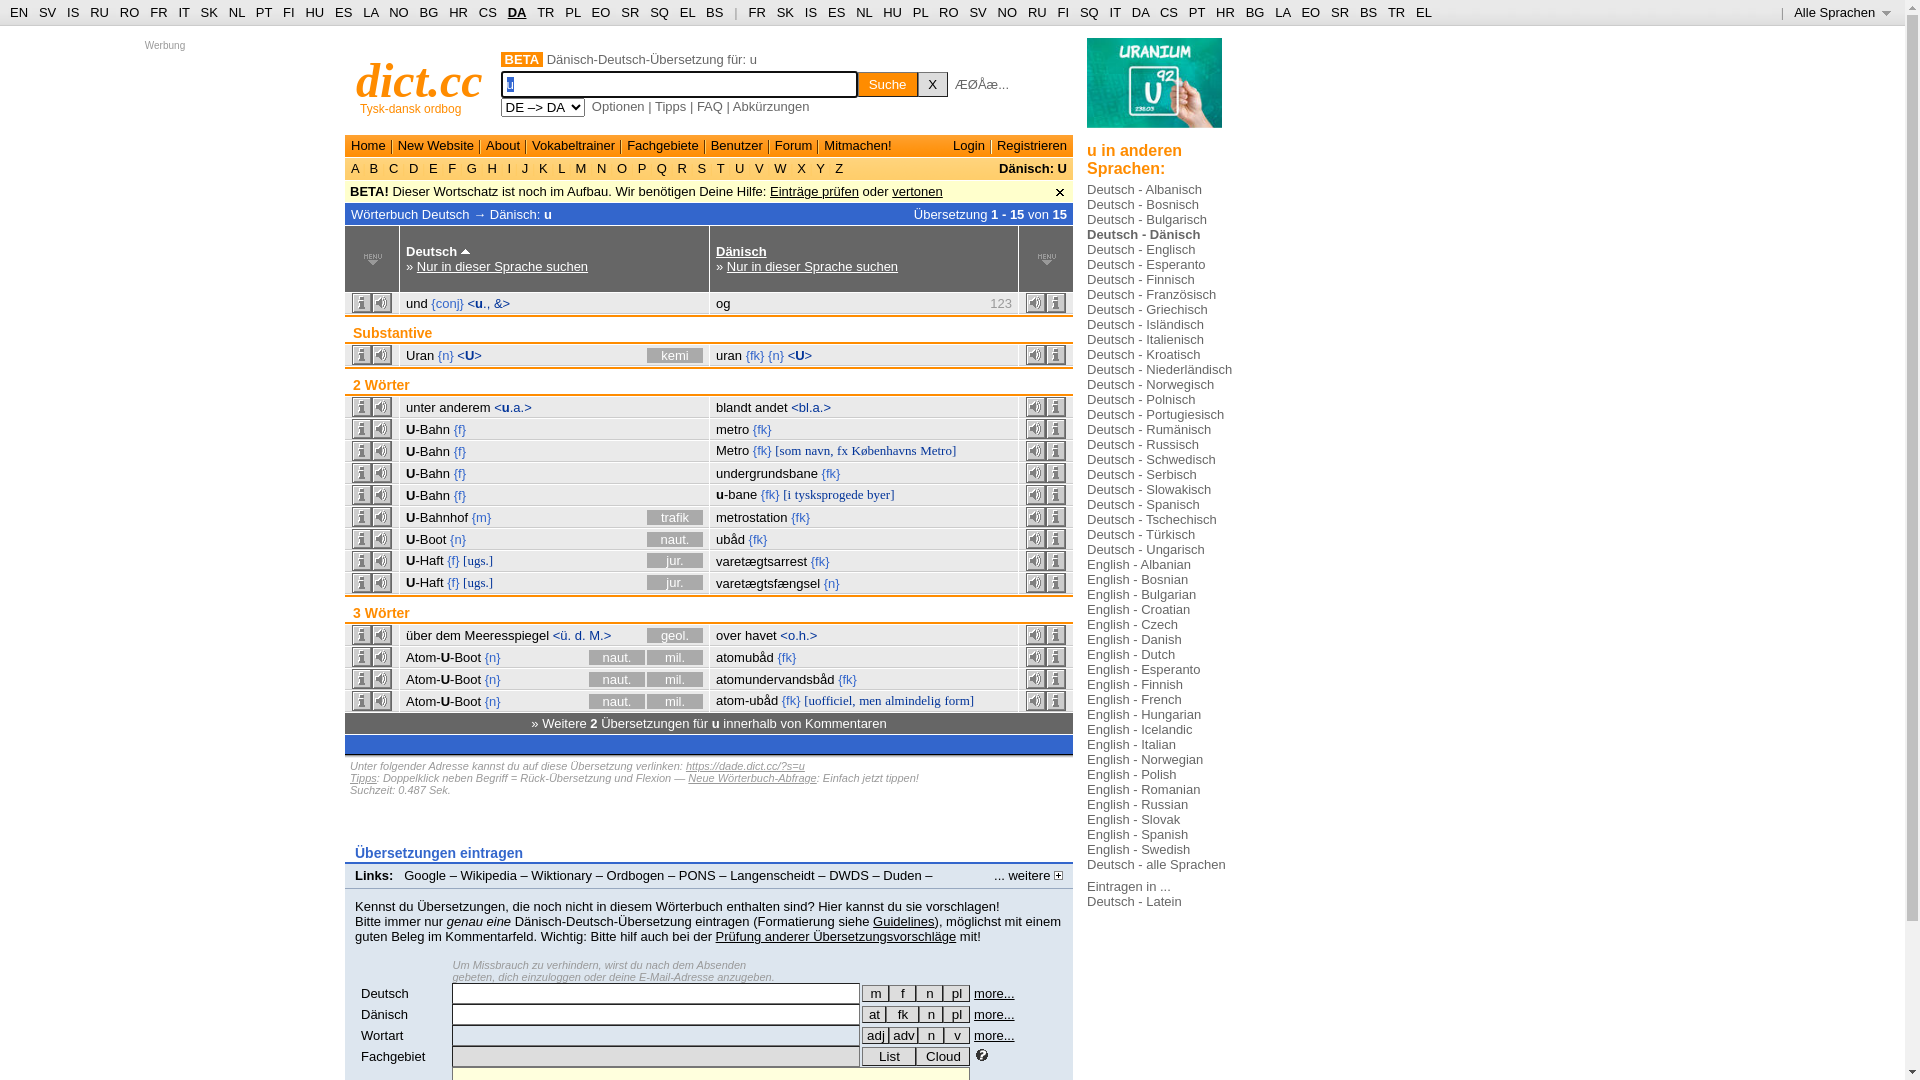 The image size is (1920, 1080). I want to click on 'Deutsch - Bosnisch', so click(1142, 204).